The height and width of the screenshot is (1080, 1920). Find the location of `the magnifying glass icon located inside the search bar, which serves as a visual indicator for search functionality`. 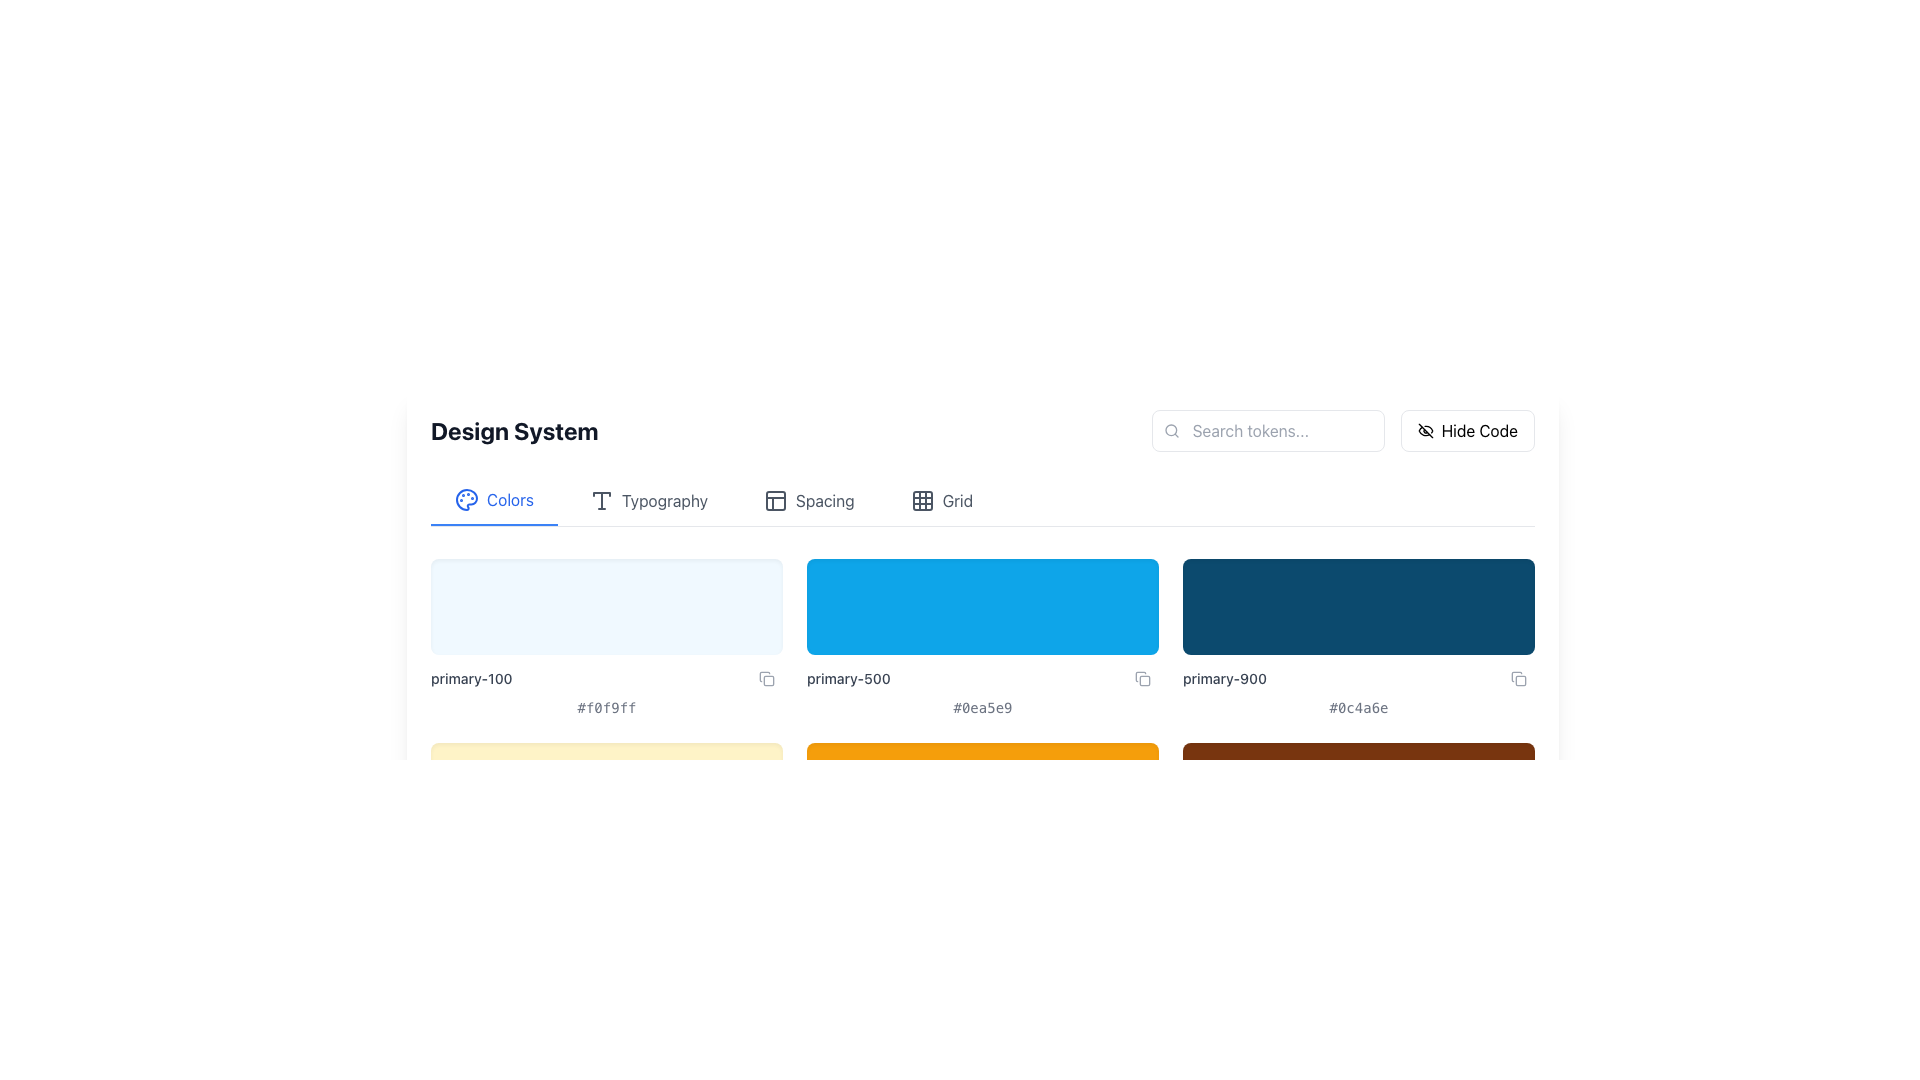

the magnifying glass icon located inside the search bar, which serves as a visual indicator for search functionality is located at coordinates (1171, 430).